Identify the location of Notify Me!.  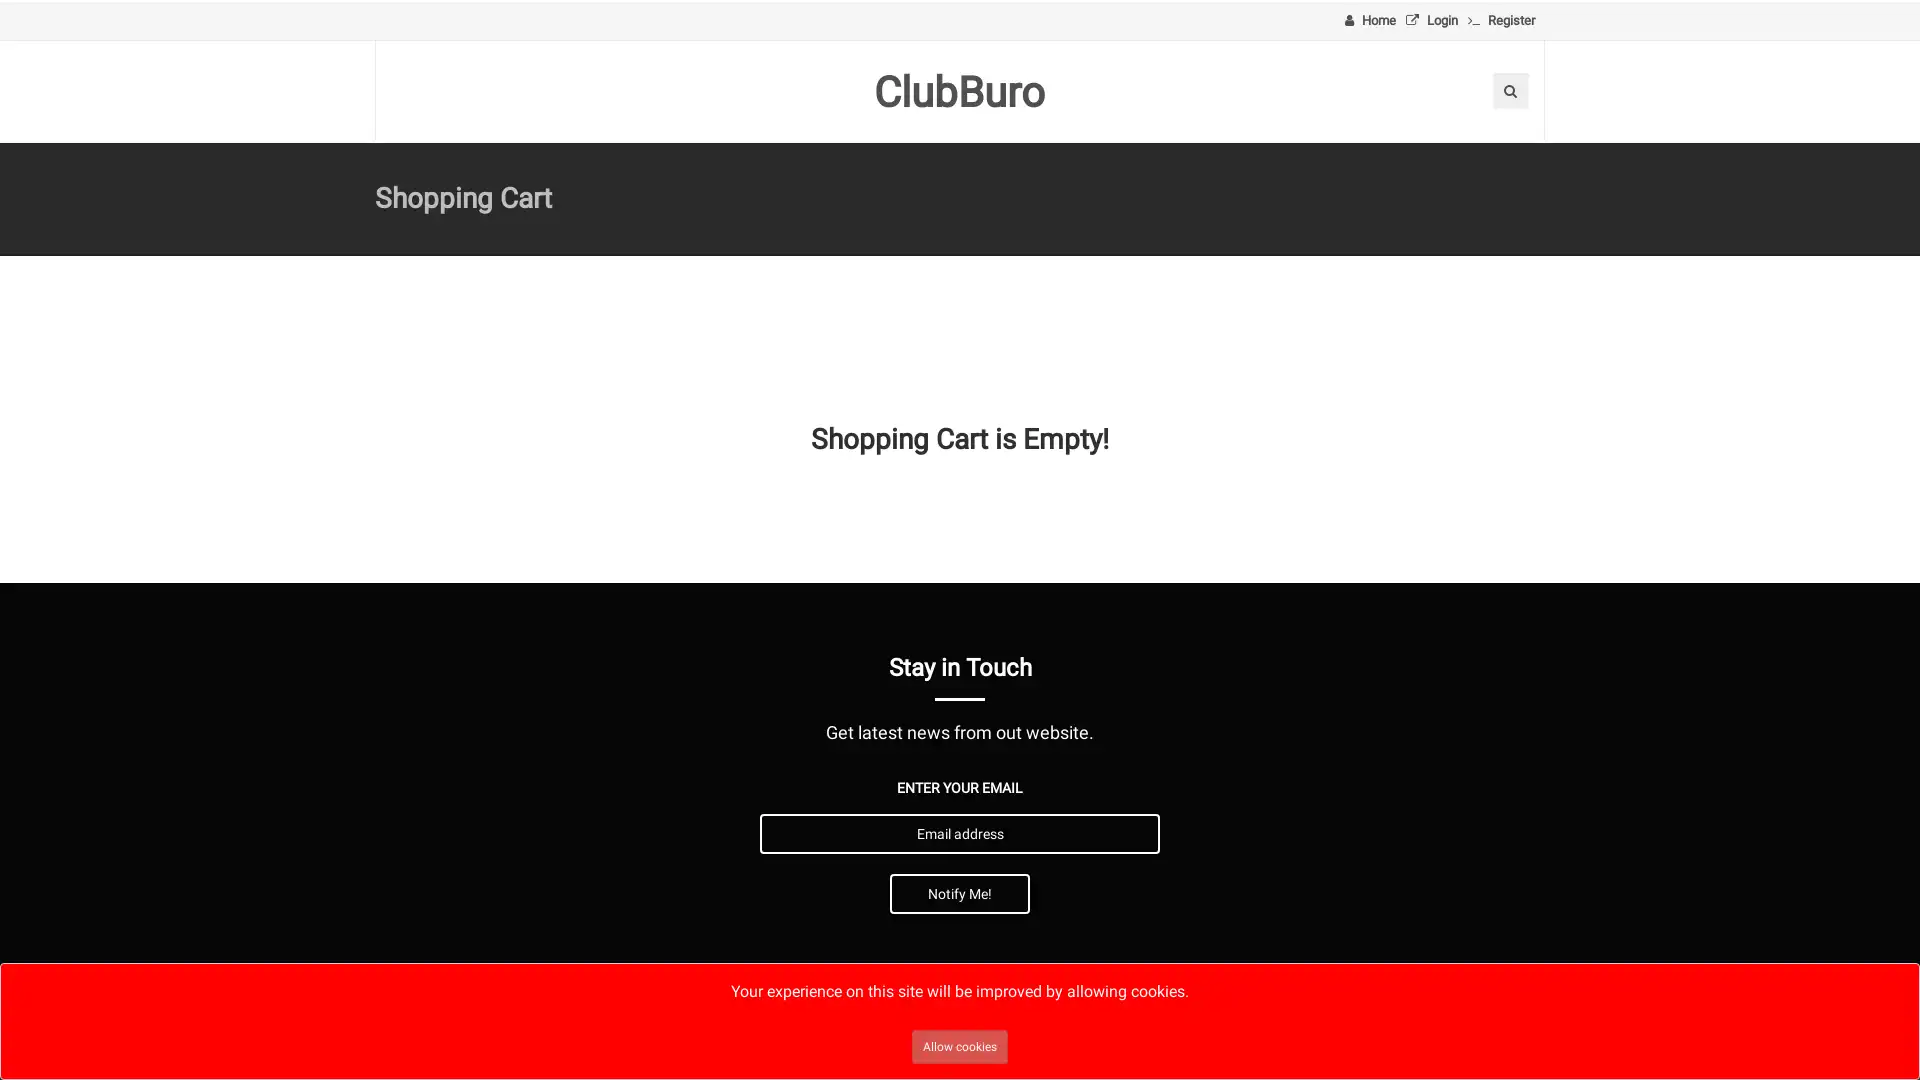
(960, 893).